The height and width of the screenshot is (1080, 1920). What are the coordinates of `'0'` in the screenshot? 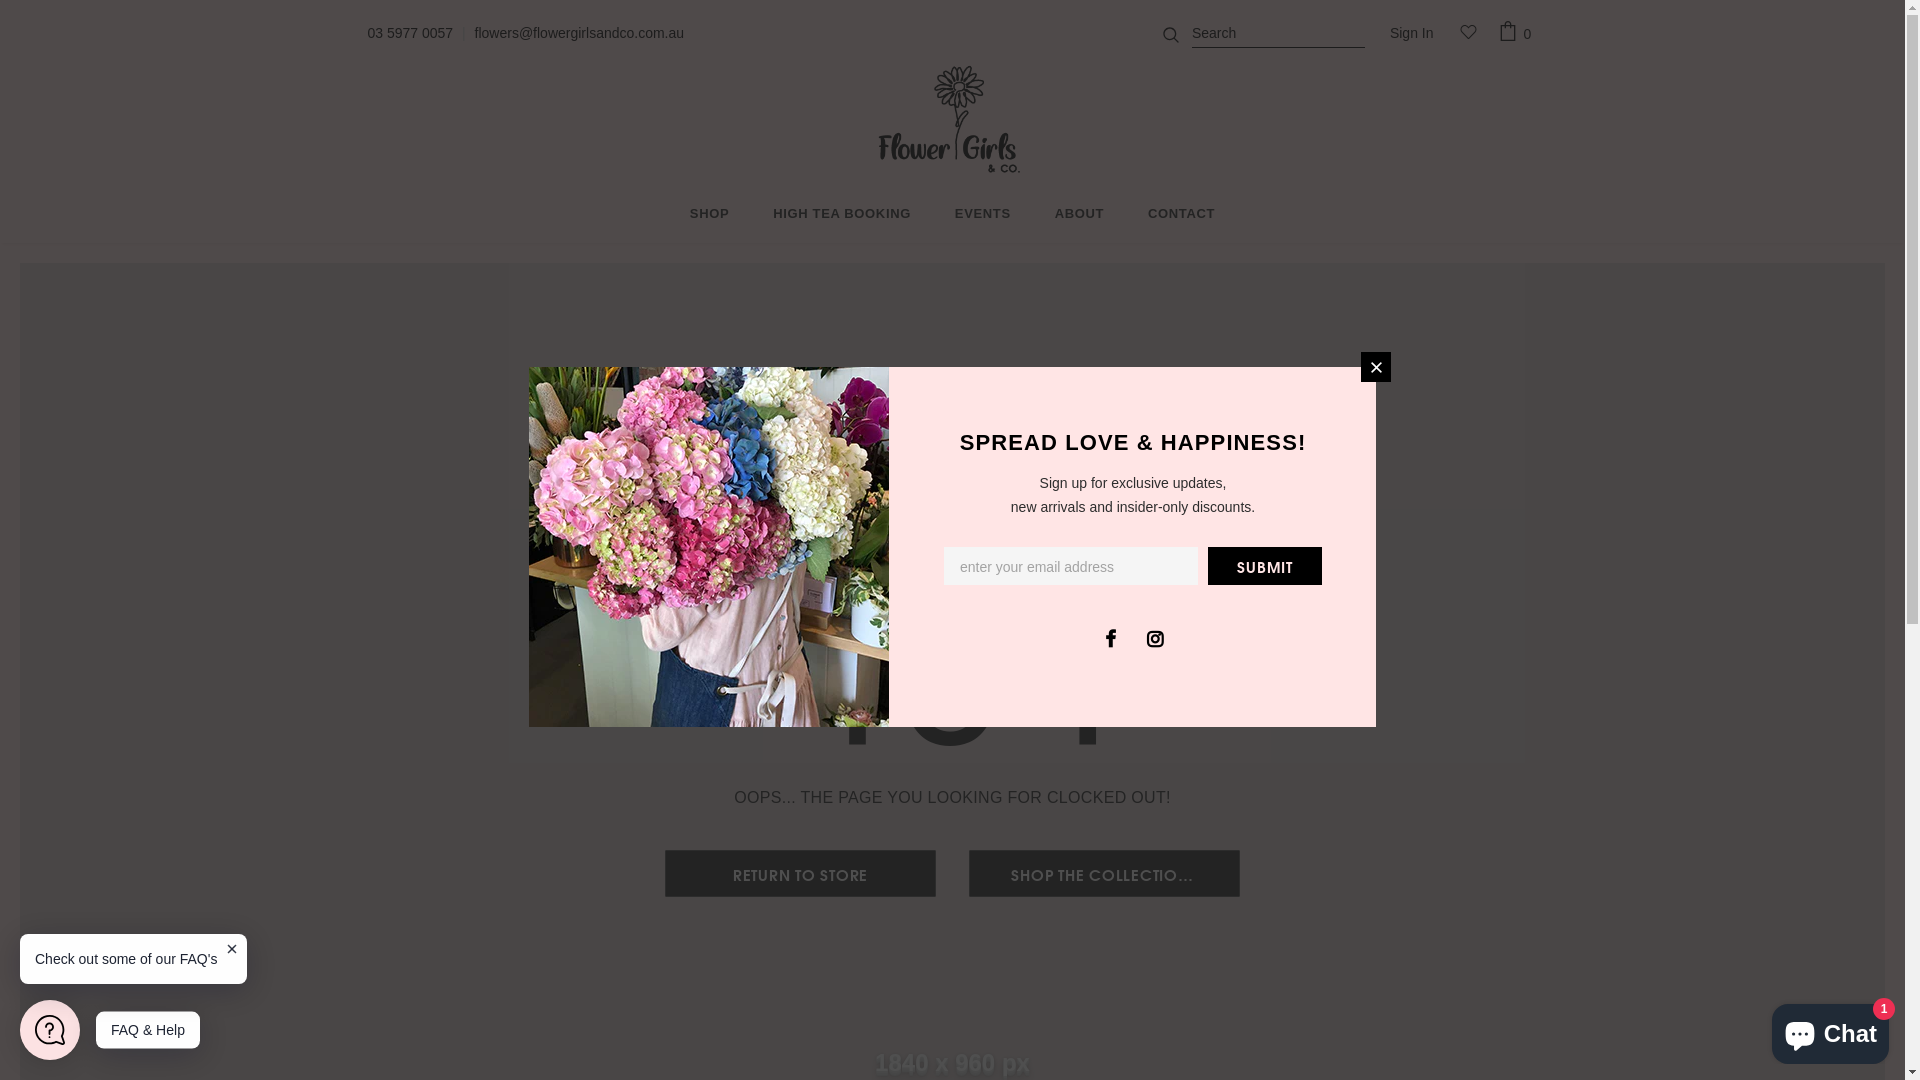 It's located at (1497, 33).